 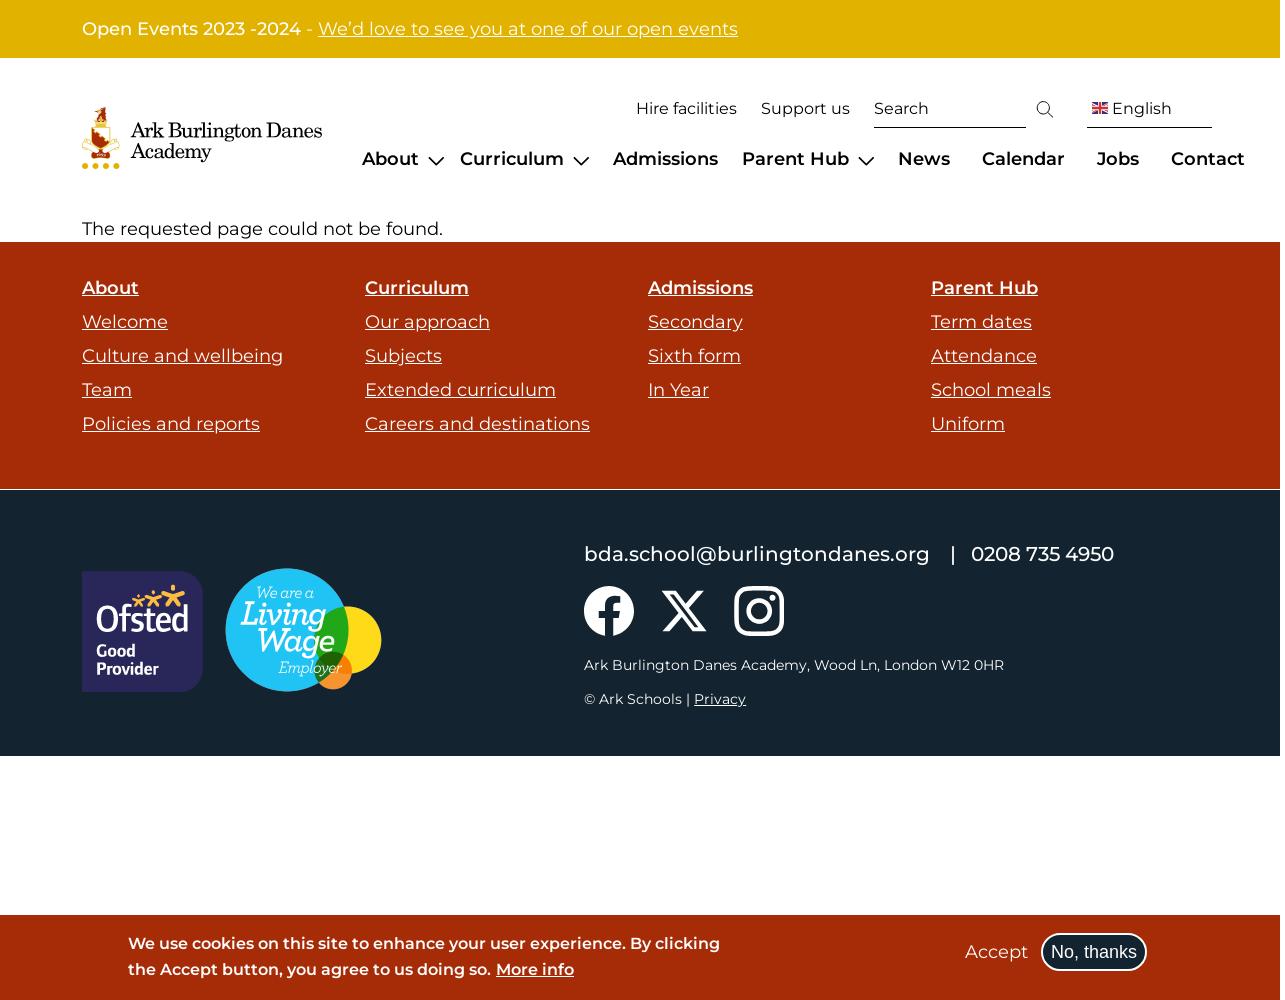 What do you see at coordinates (984, 354) in the screenshot?
I see `'Attendance'` at bounding box center [984, 354].